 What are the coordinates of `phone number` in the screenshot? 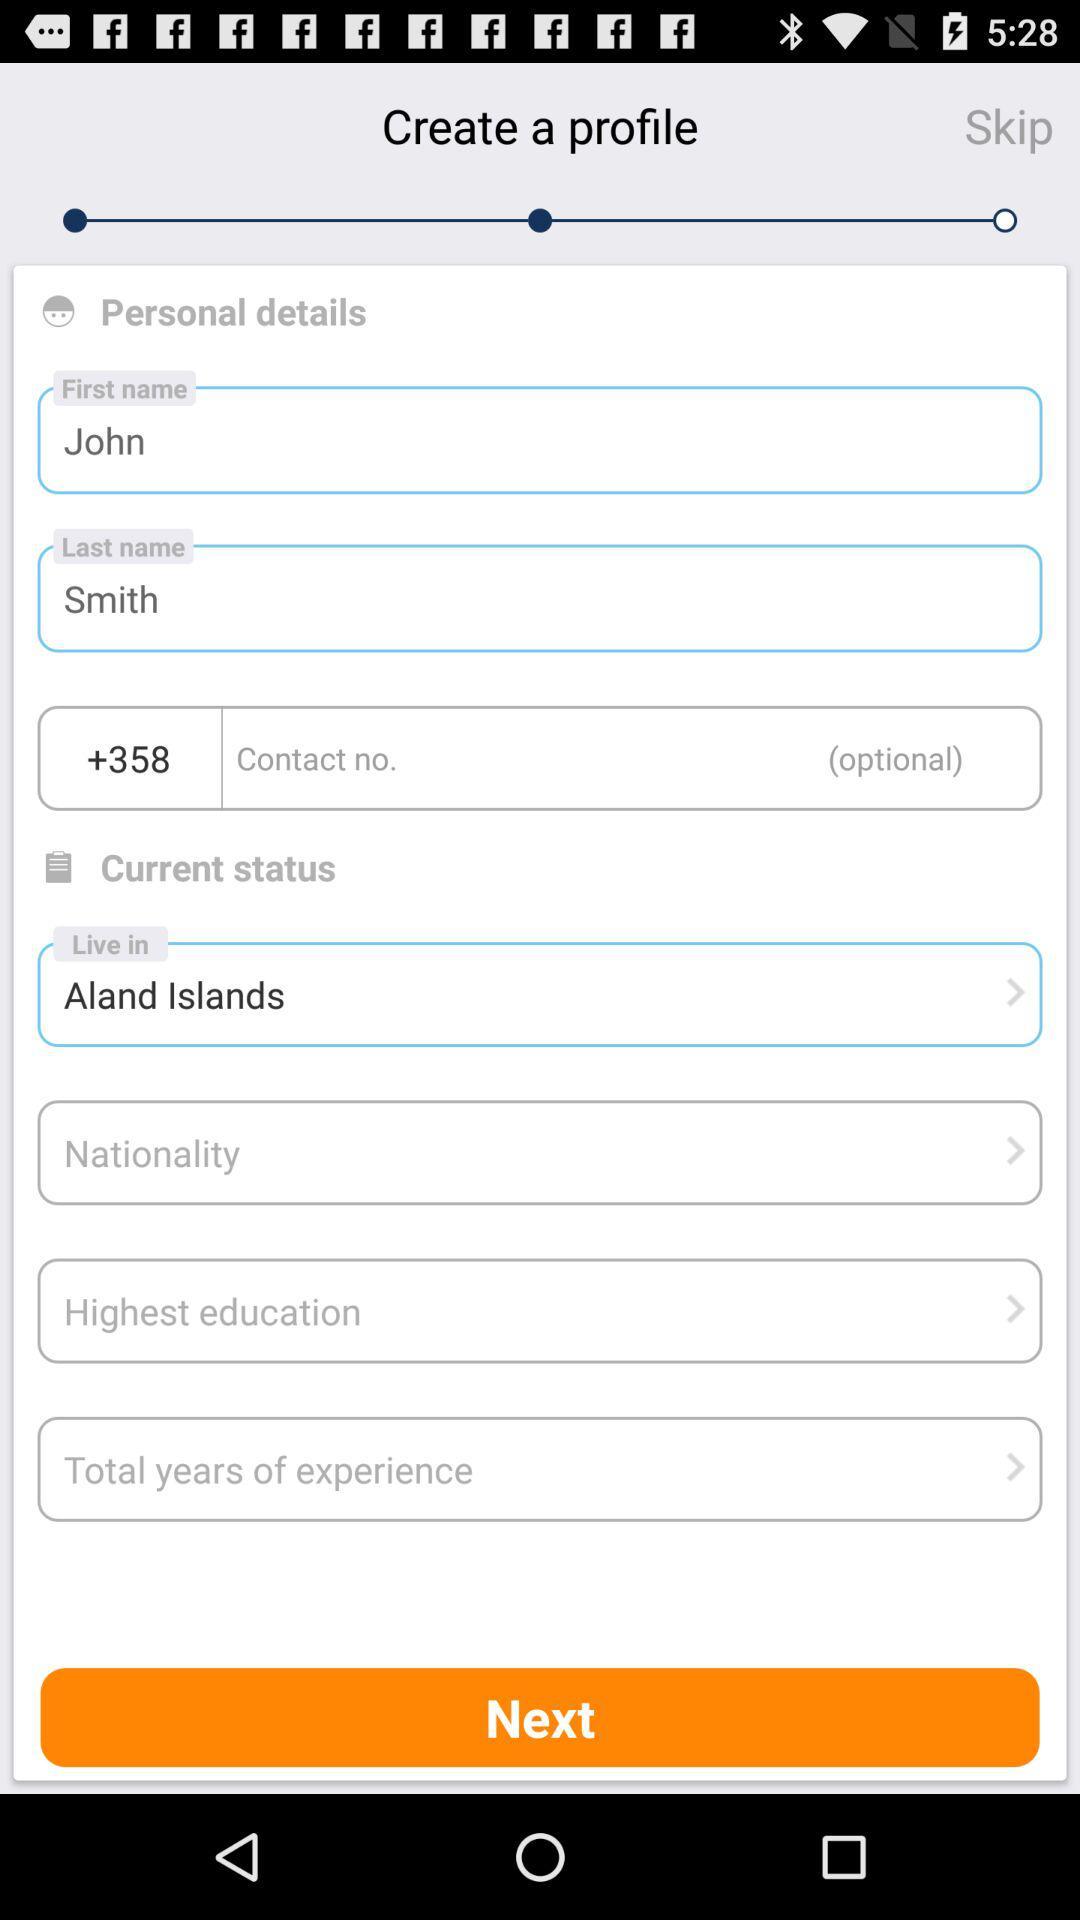 It's located at (632, 757).